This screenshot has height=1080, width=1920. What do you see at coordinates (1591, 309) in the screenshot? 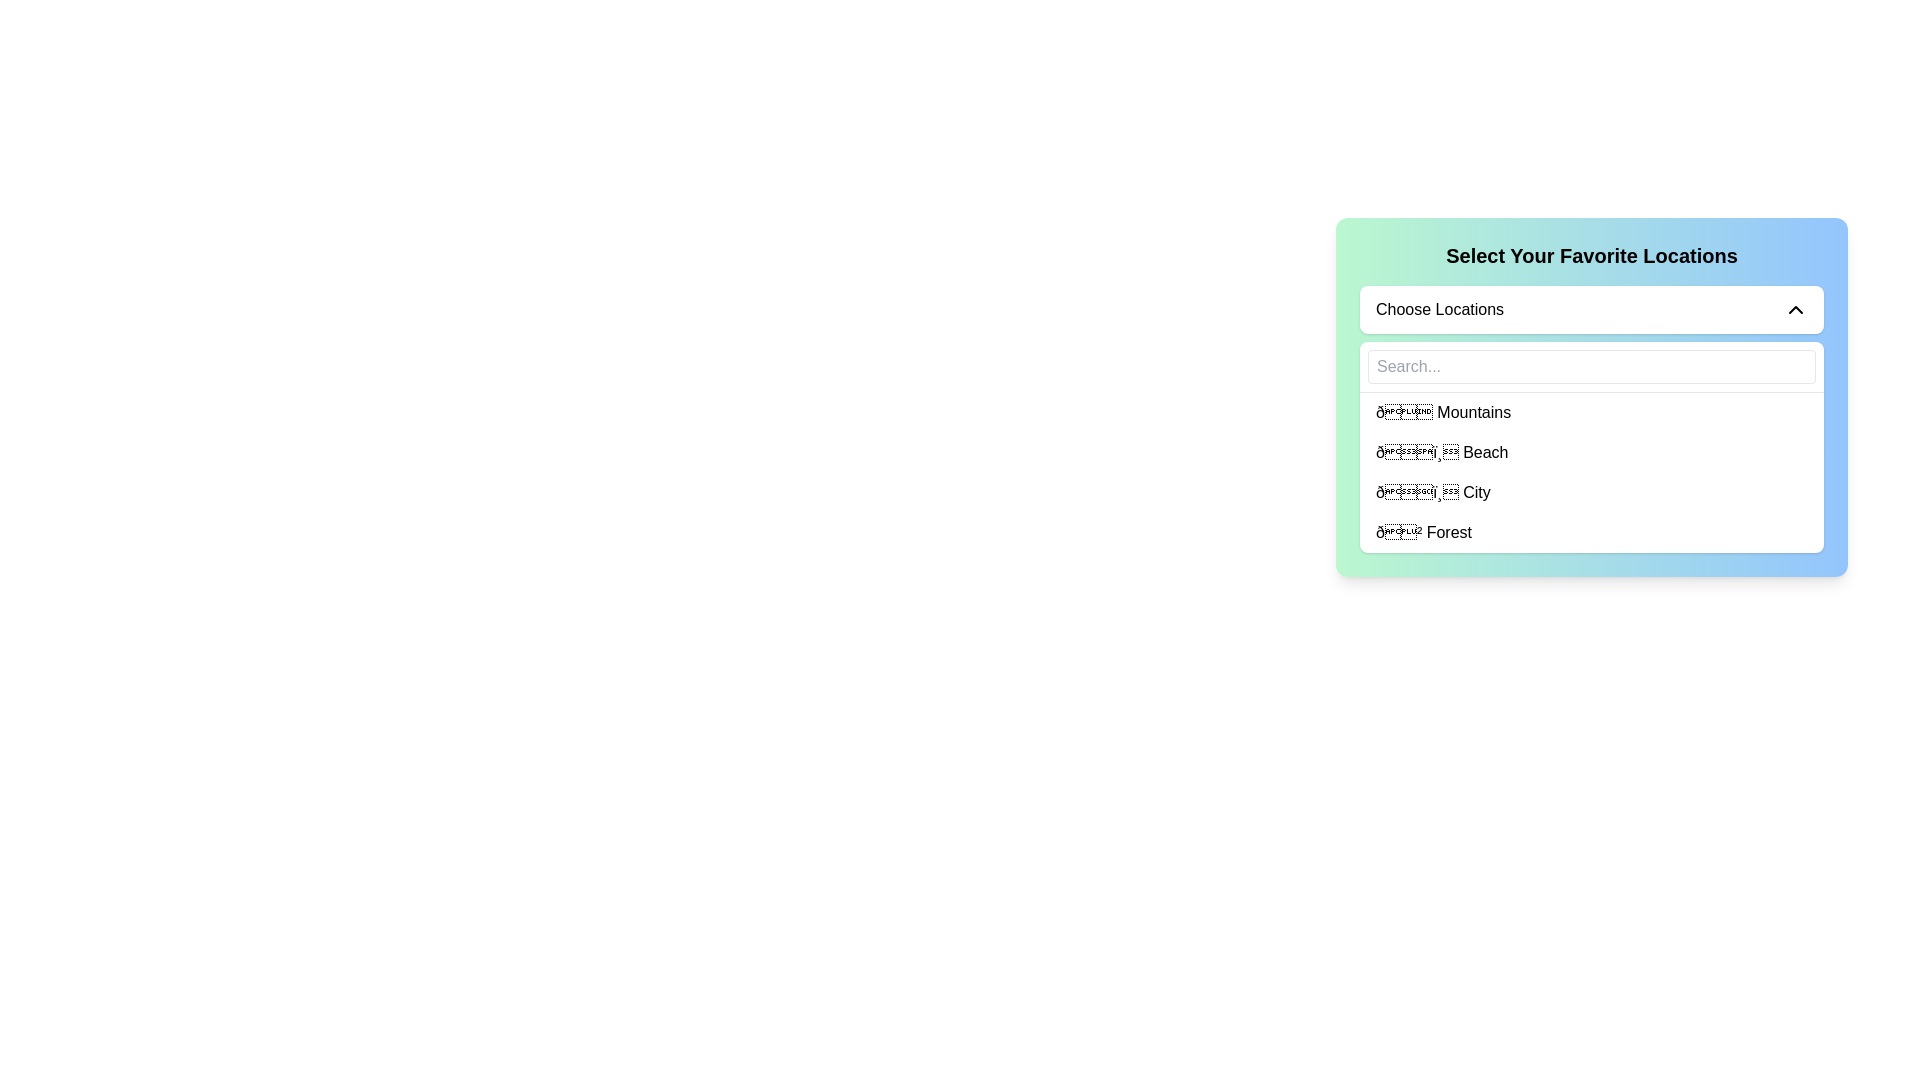
I see `the Dropdown toggle button located at the top of the dropdown menu interface` at bounding box center [1591, 309].